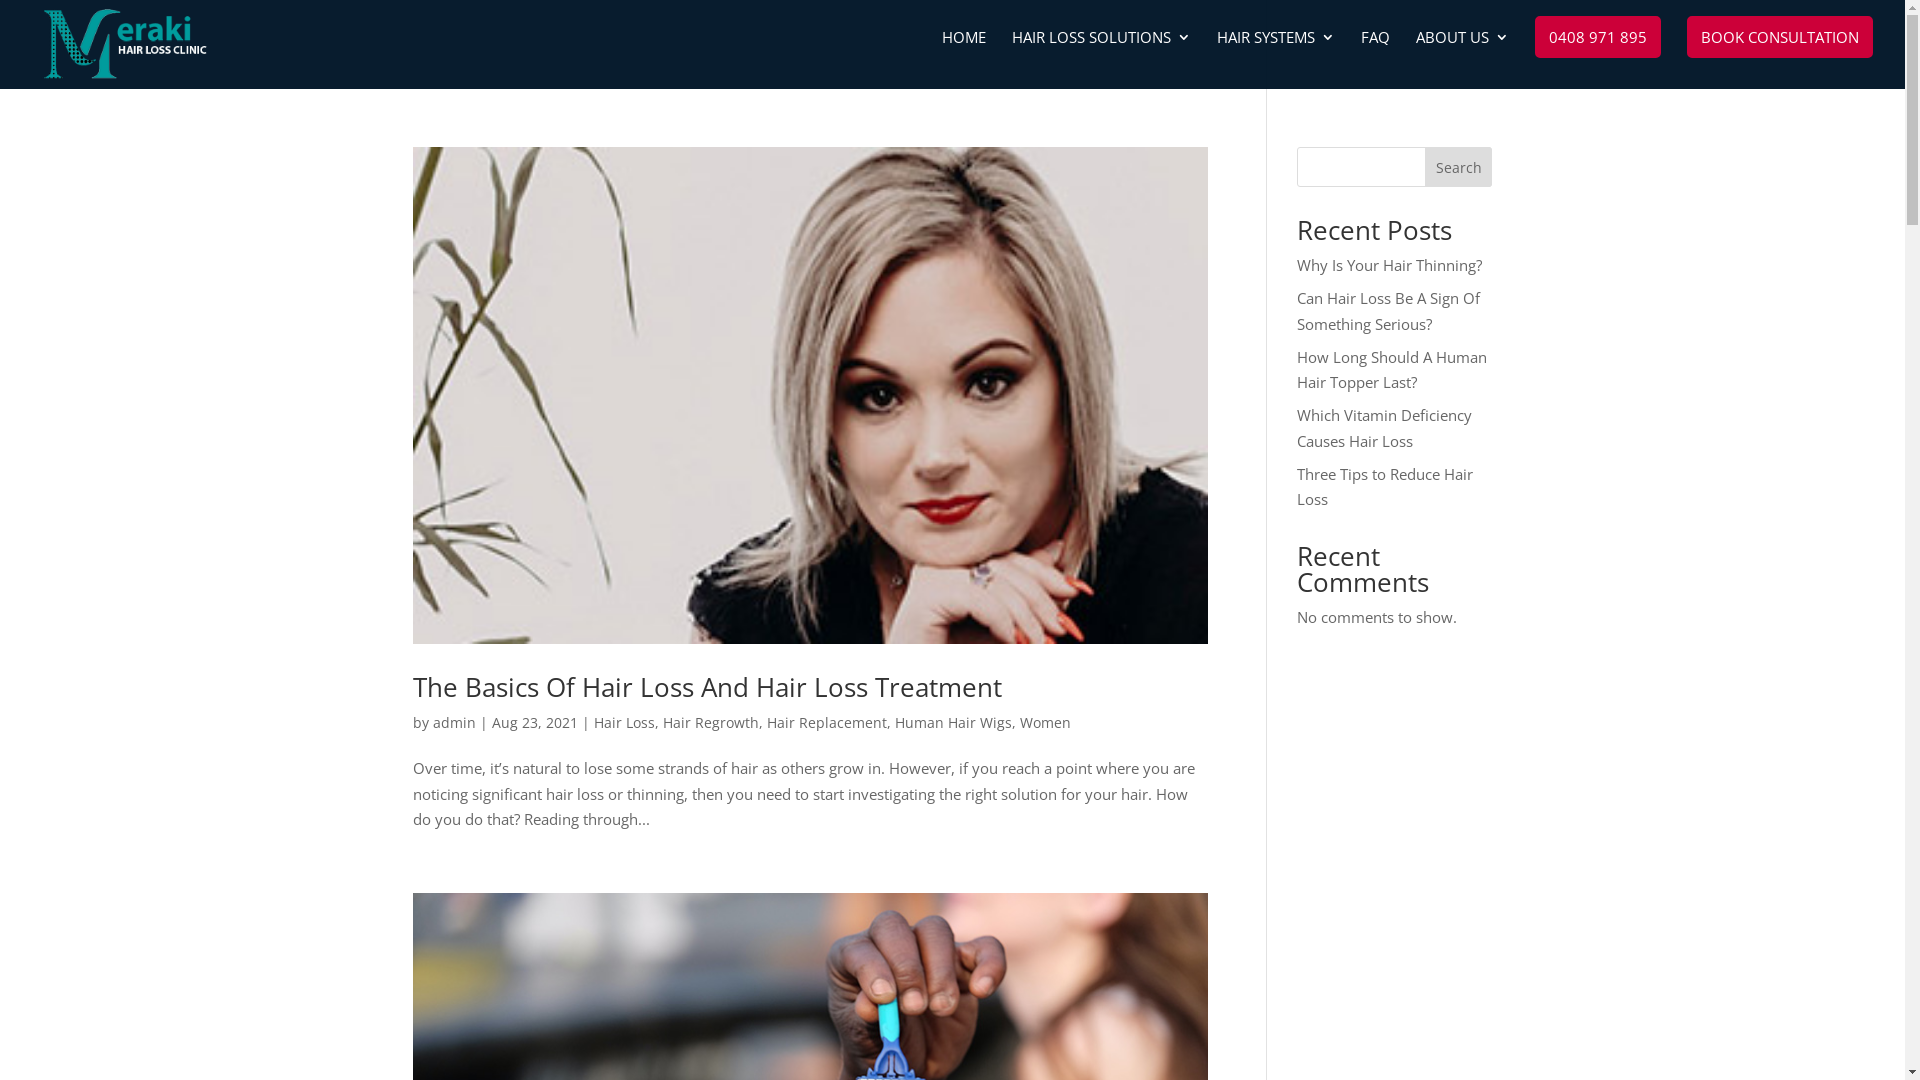 This screenshot has height=1080, width=1920. What do you see at coordinates (1387, 311) in the screenshot?
I see `'Can Hair Loss Be A Sign Of Something Serious?'` at bounding box center [1387, 311].